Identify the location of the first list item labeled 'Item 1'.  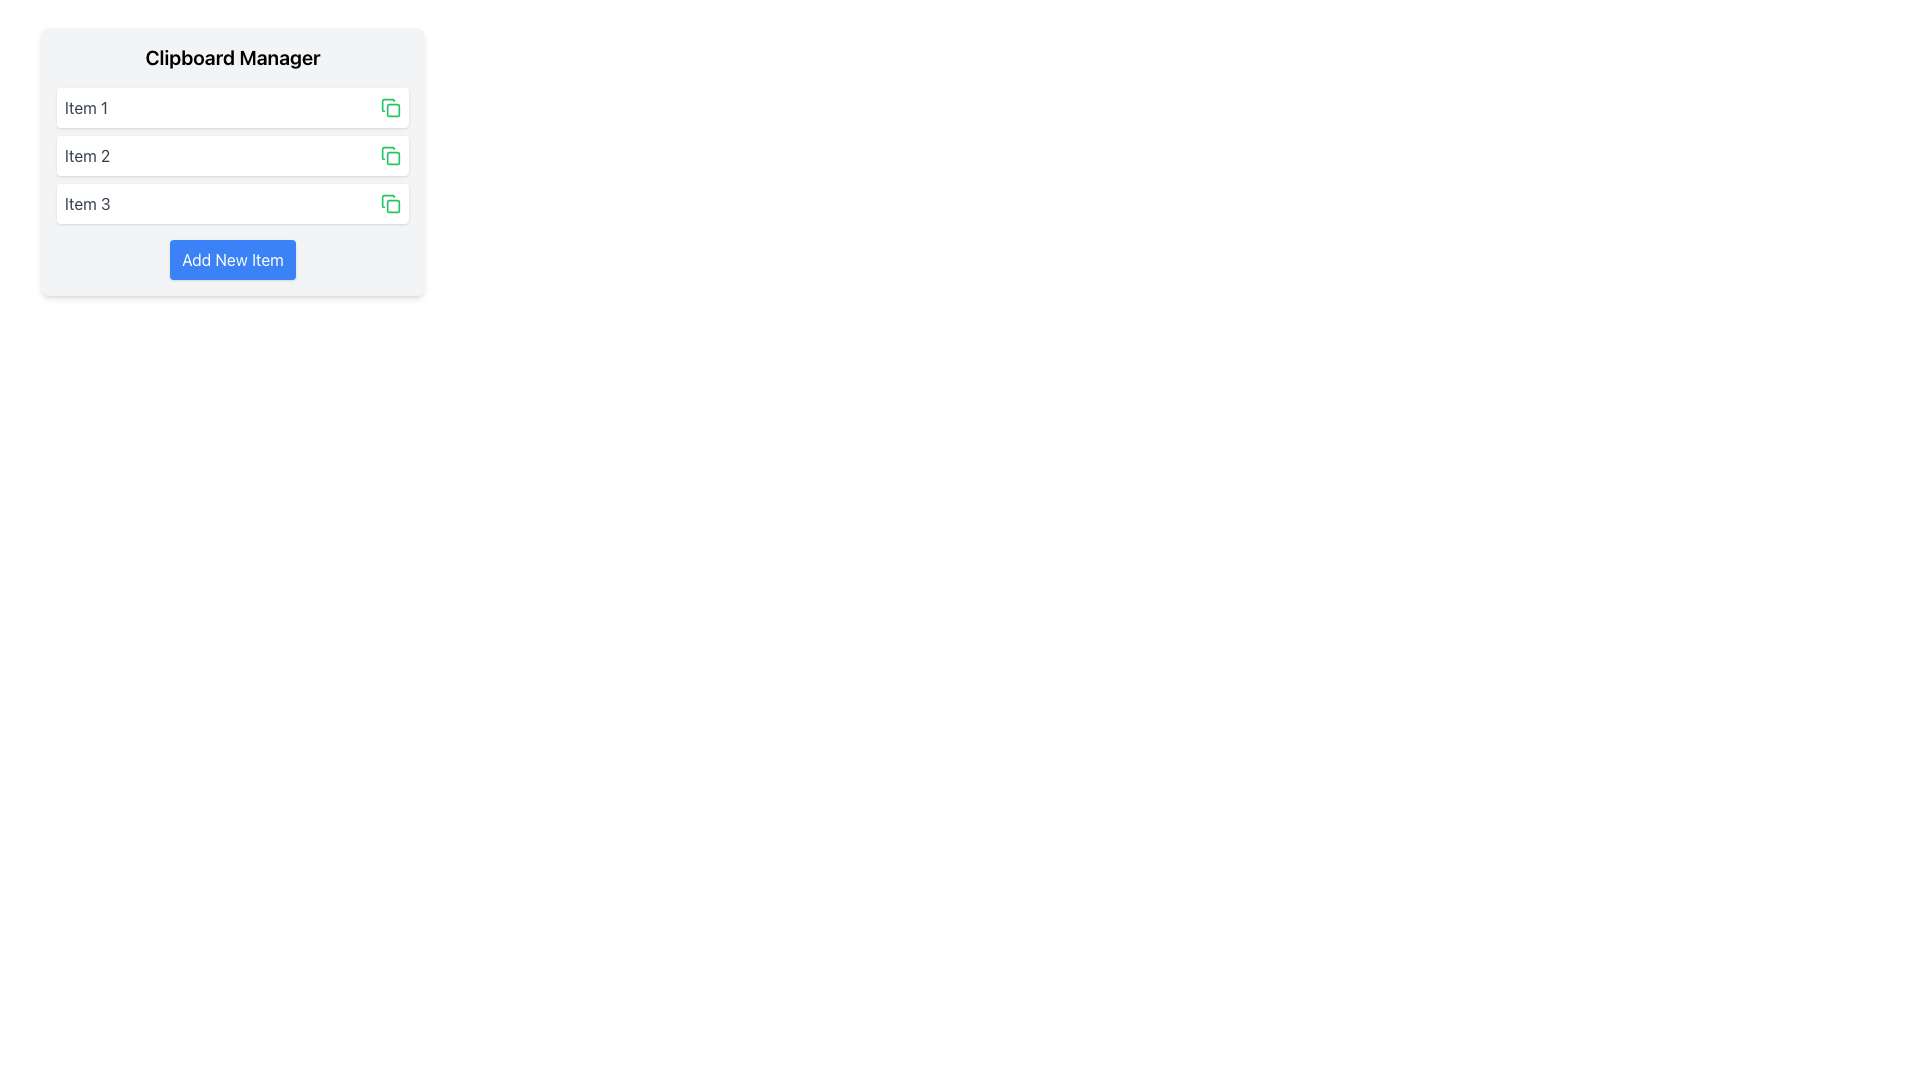
(233, 108).